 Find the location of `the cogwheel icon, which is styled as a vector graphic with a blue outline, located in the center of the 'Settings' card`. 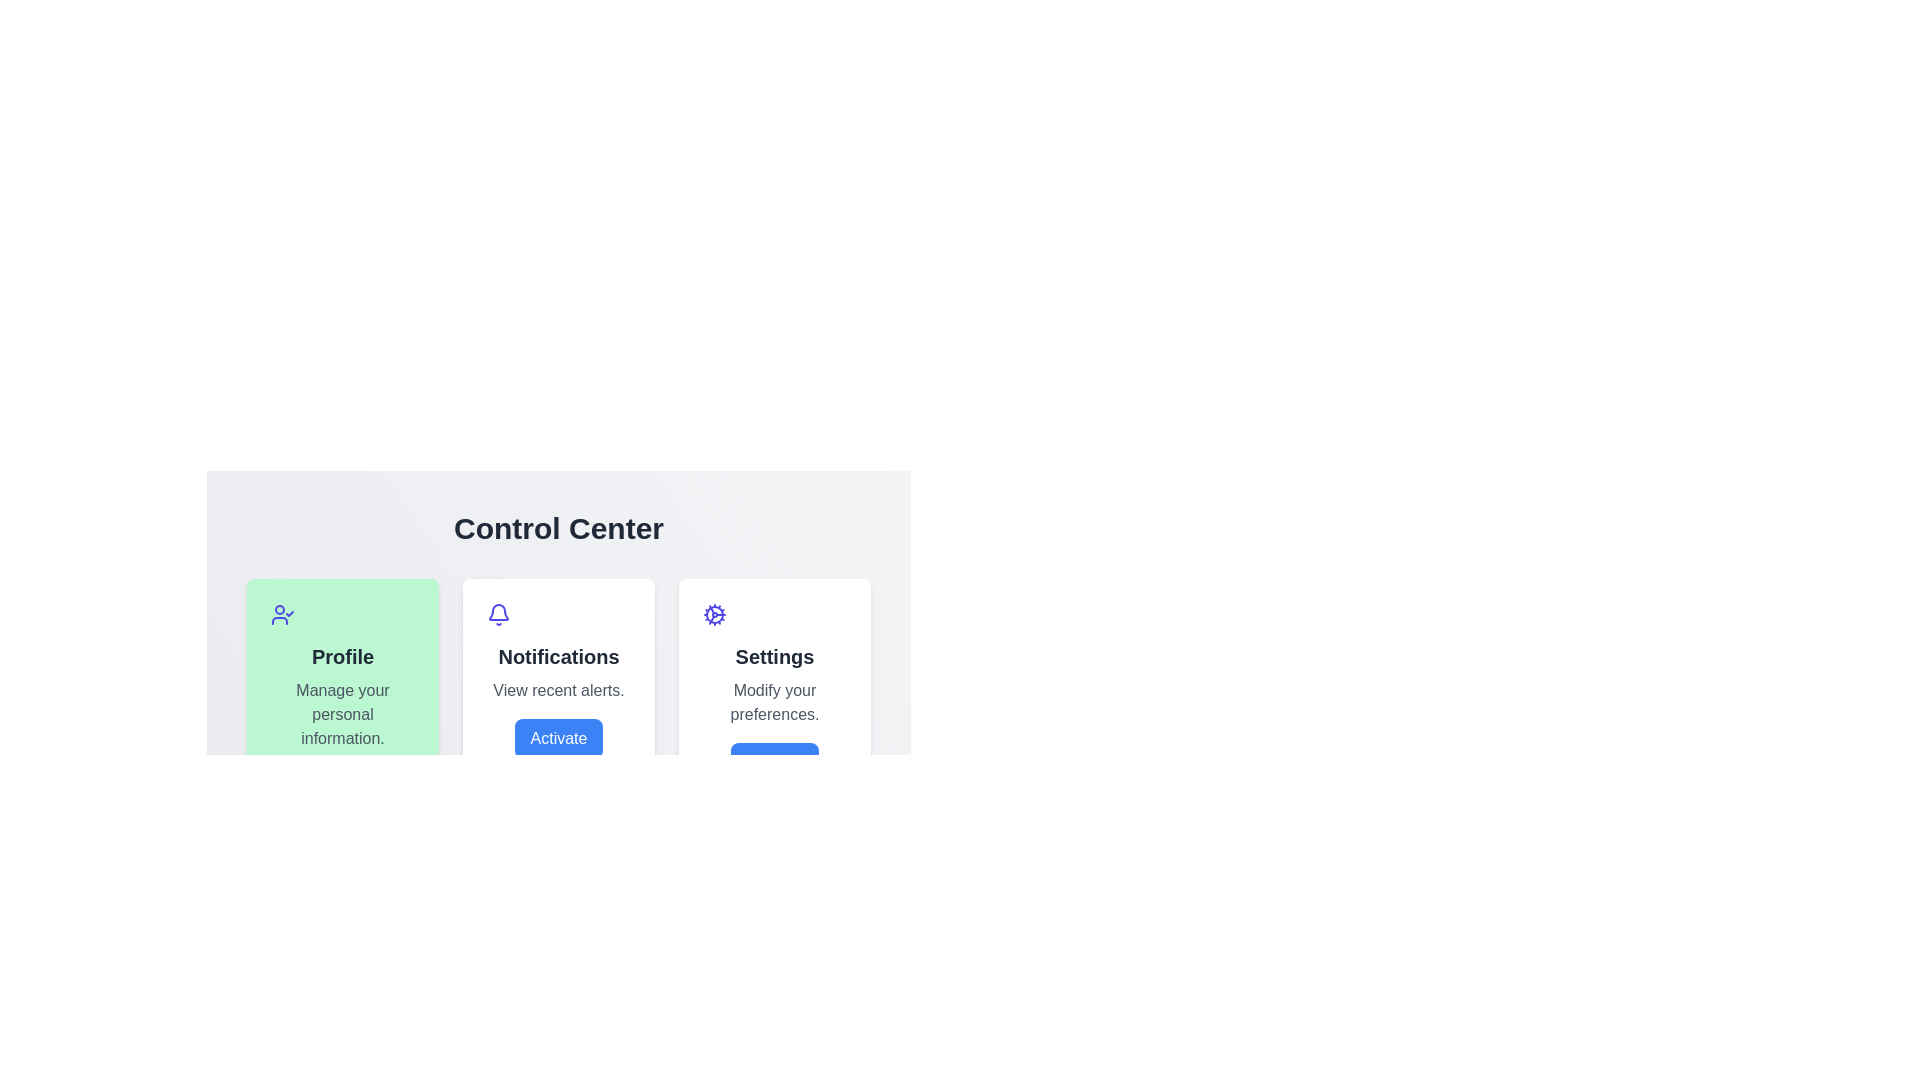

the cogwheel icon, which is styled as a vector graphic with a blue outline, located in the center of the 'Settings' card is located at coordinates (715, 613).